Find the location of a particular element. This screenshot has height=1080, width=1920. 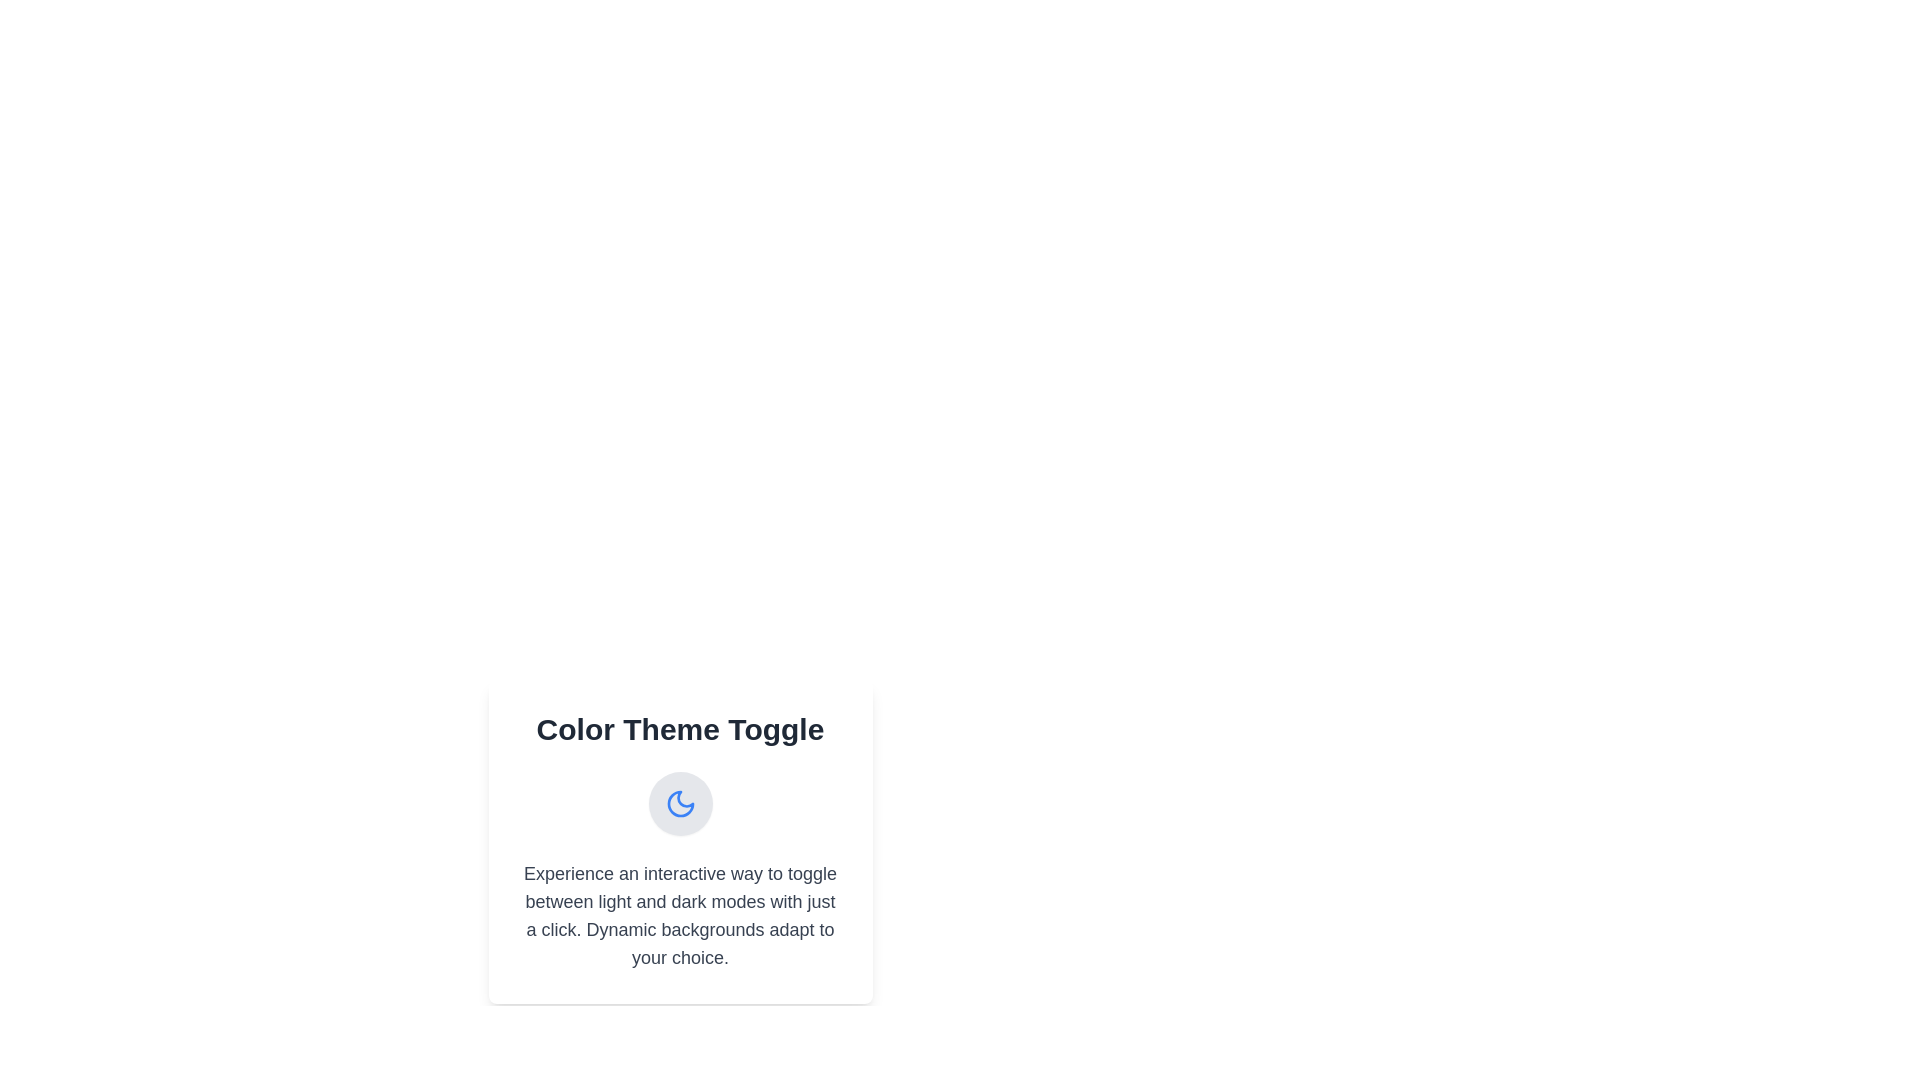

the block of text displaying the message about toggling between light and dark modes, which is centrally aligned with gray font color and is located beneath the 'Color Theme Toggle' header is located at coordinates (680, 915).